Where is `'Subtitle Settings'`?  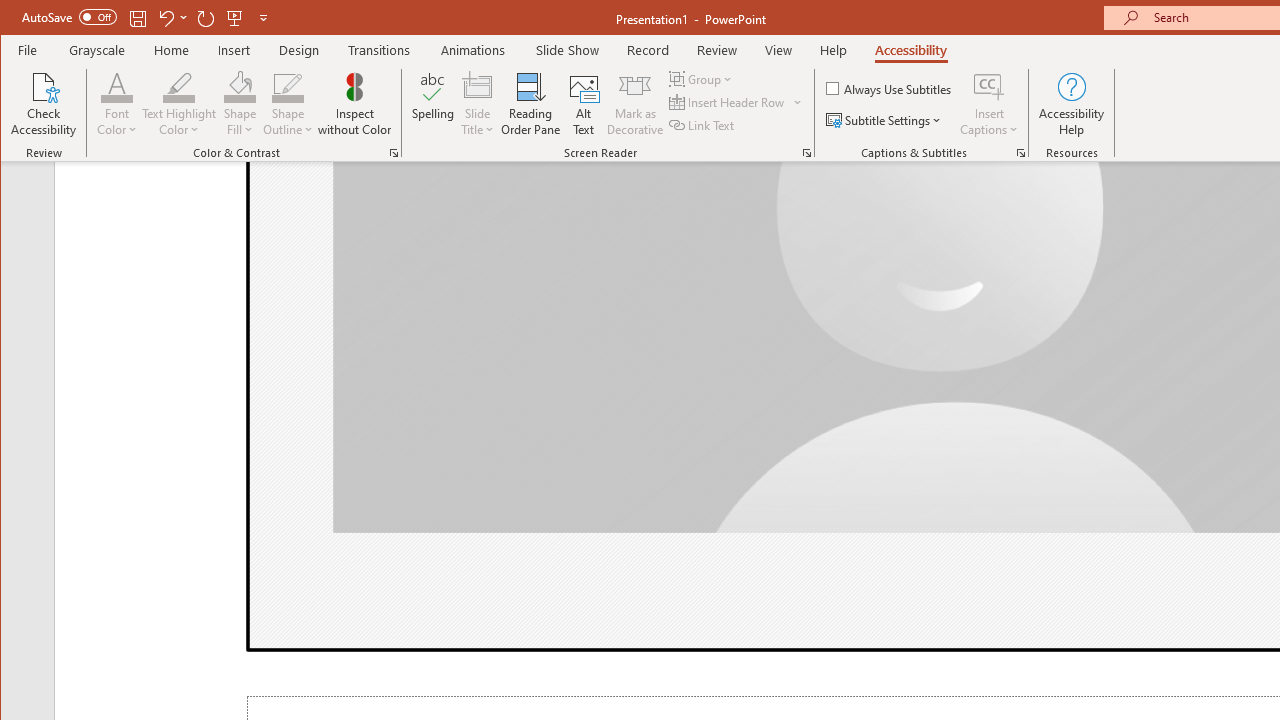
'Subtitle Settings' is located at coordinates (884, 120).